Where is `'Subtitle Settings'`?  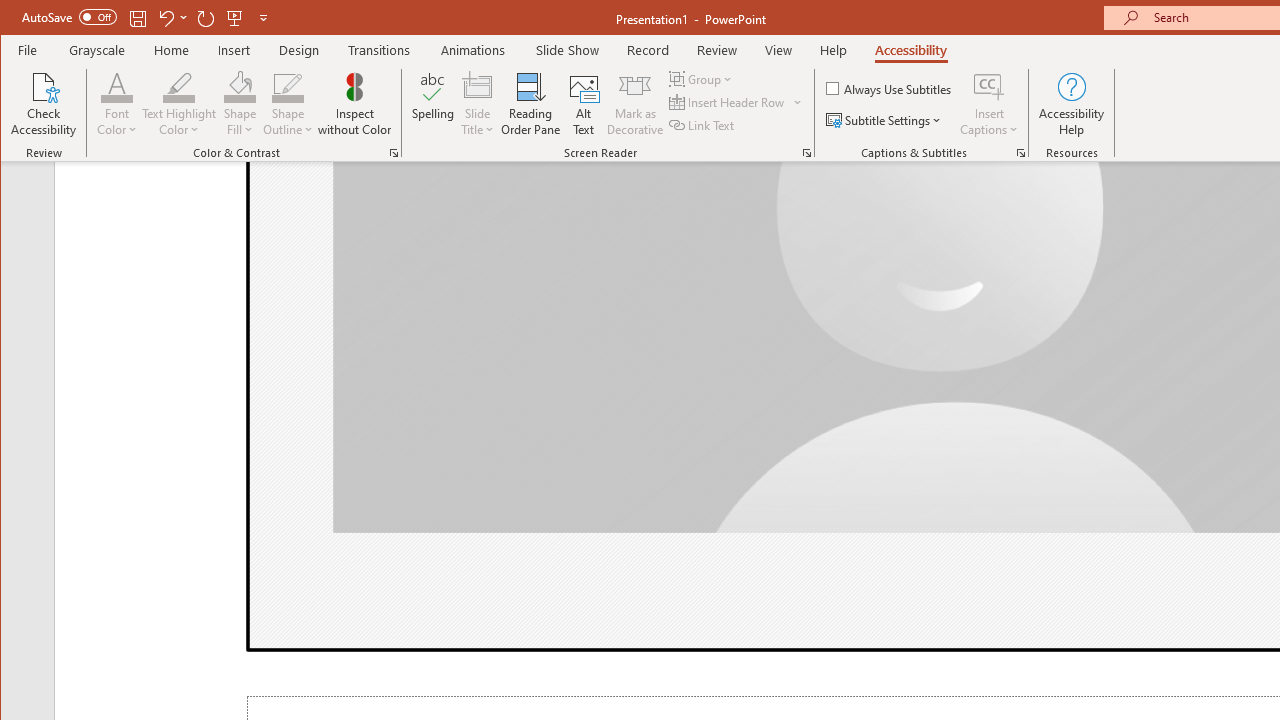
'Subtitle Settings' is located at coordinates (884, 120).